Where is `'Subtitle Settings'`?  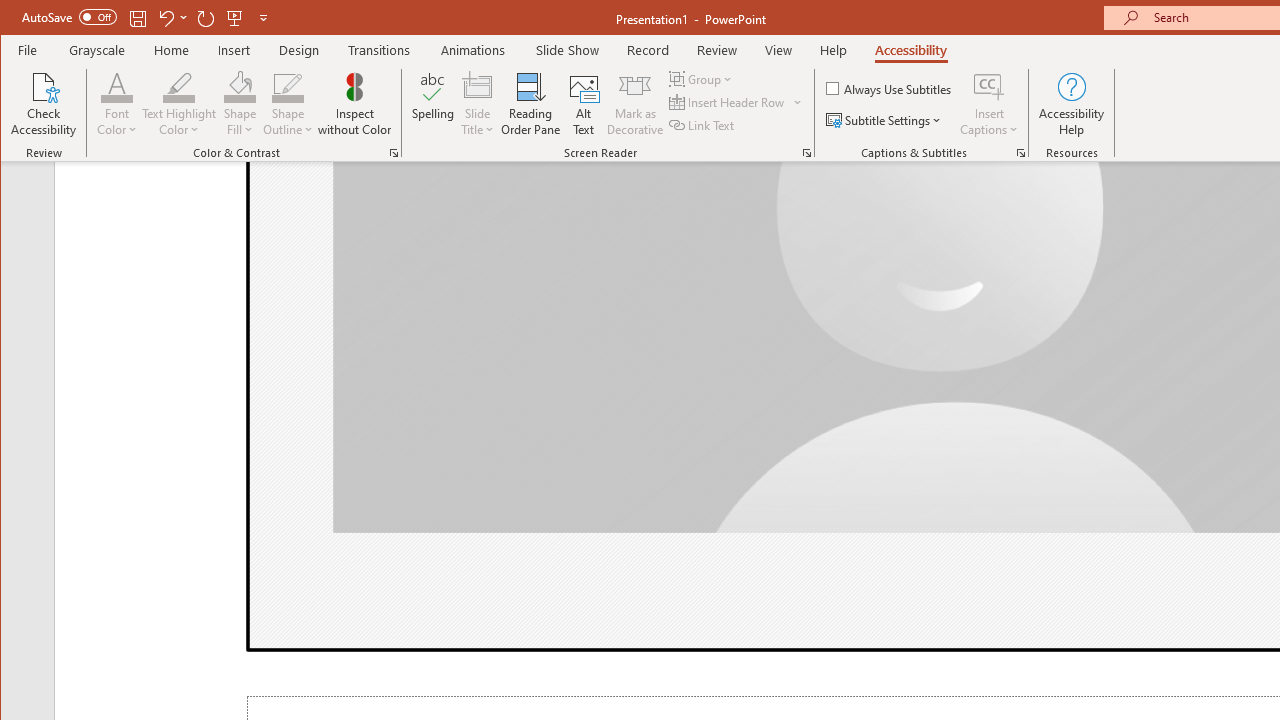
'Subtitle Settings' is located at coordinates (884, 120).